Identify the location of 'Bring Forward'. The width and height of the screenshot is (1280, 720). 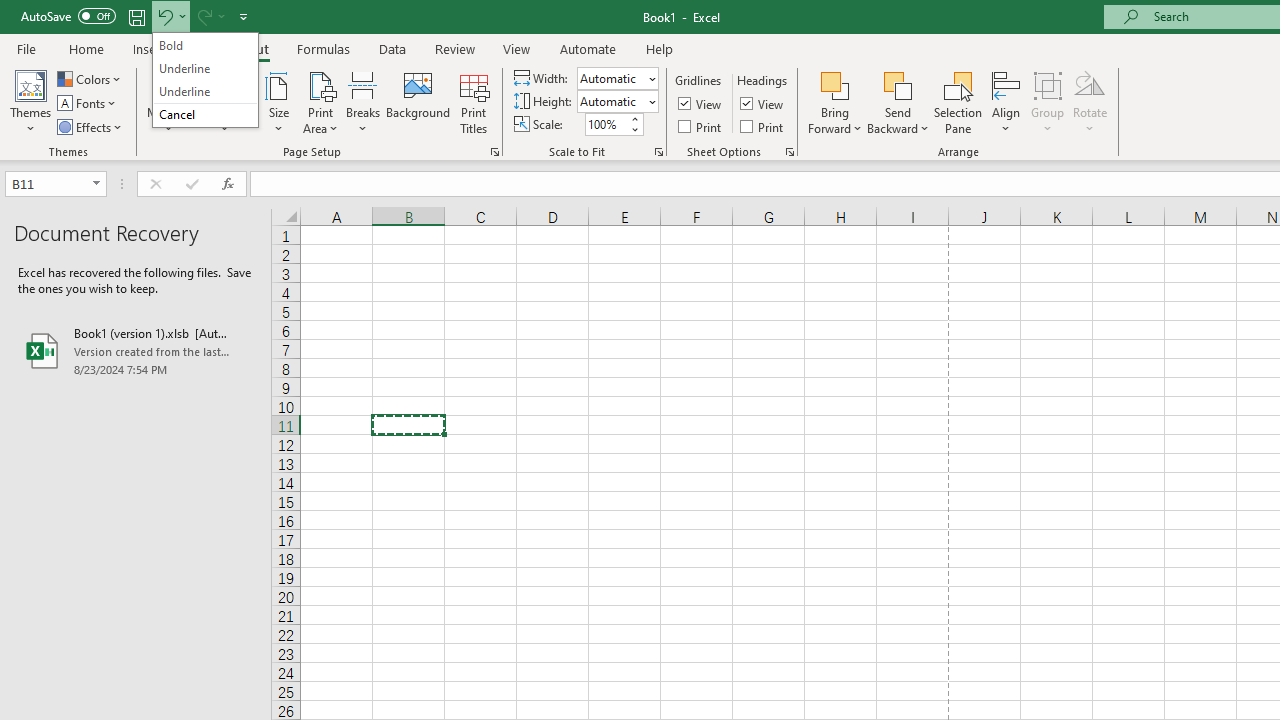
(835, 84).